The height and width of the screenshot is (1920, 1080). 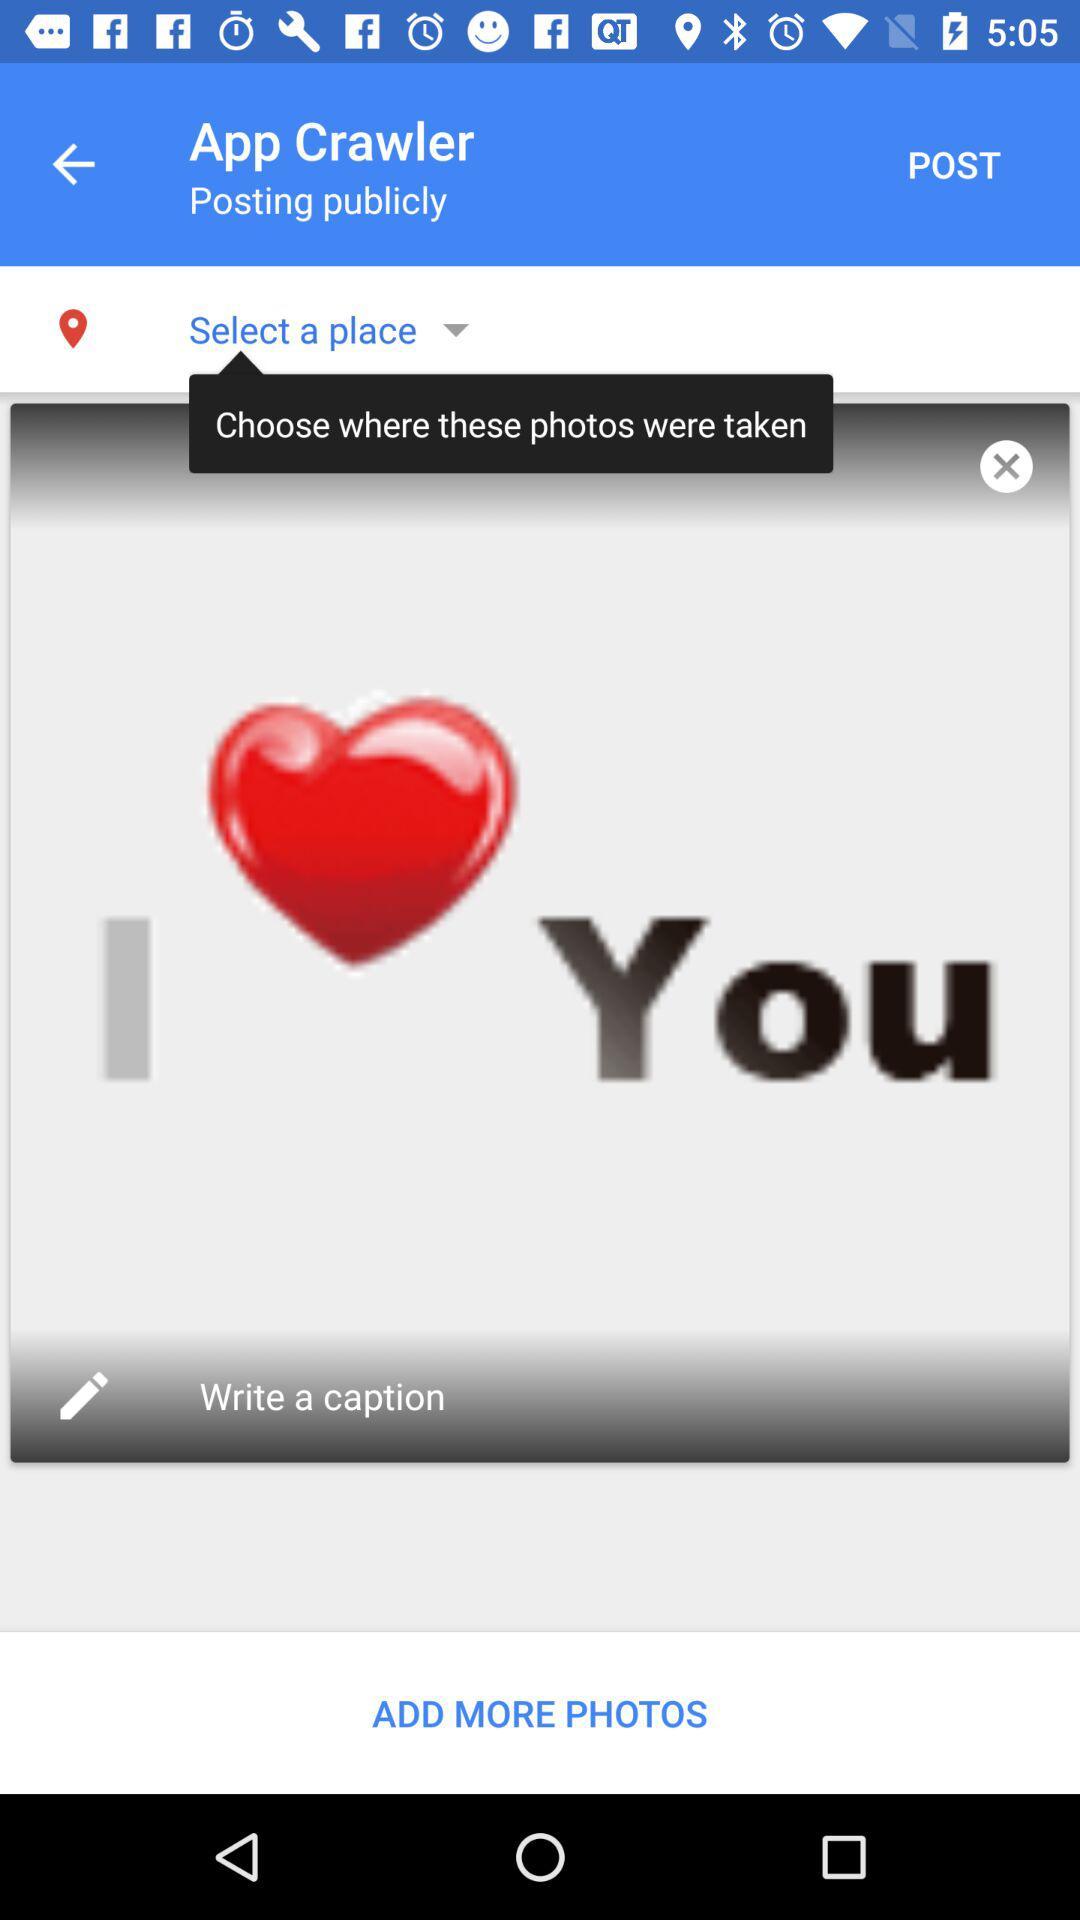 What do you see at coordinates (1006, 465) in the screenshot?
I see `icon next to the choose where these icon` at bounding box center [1006, 465].